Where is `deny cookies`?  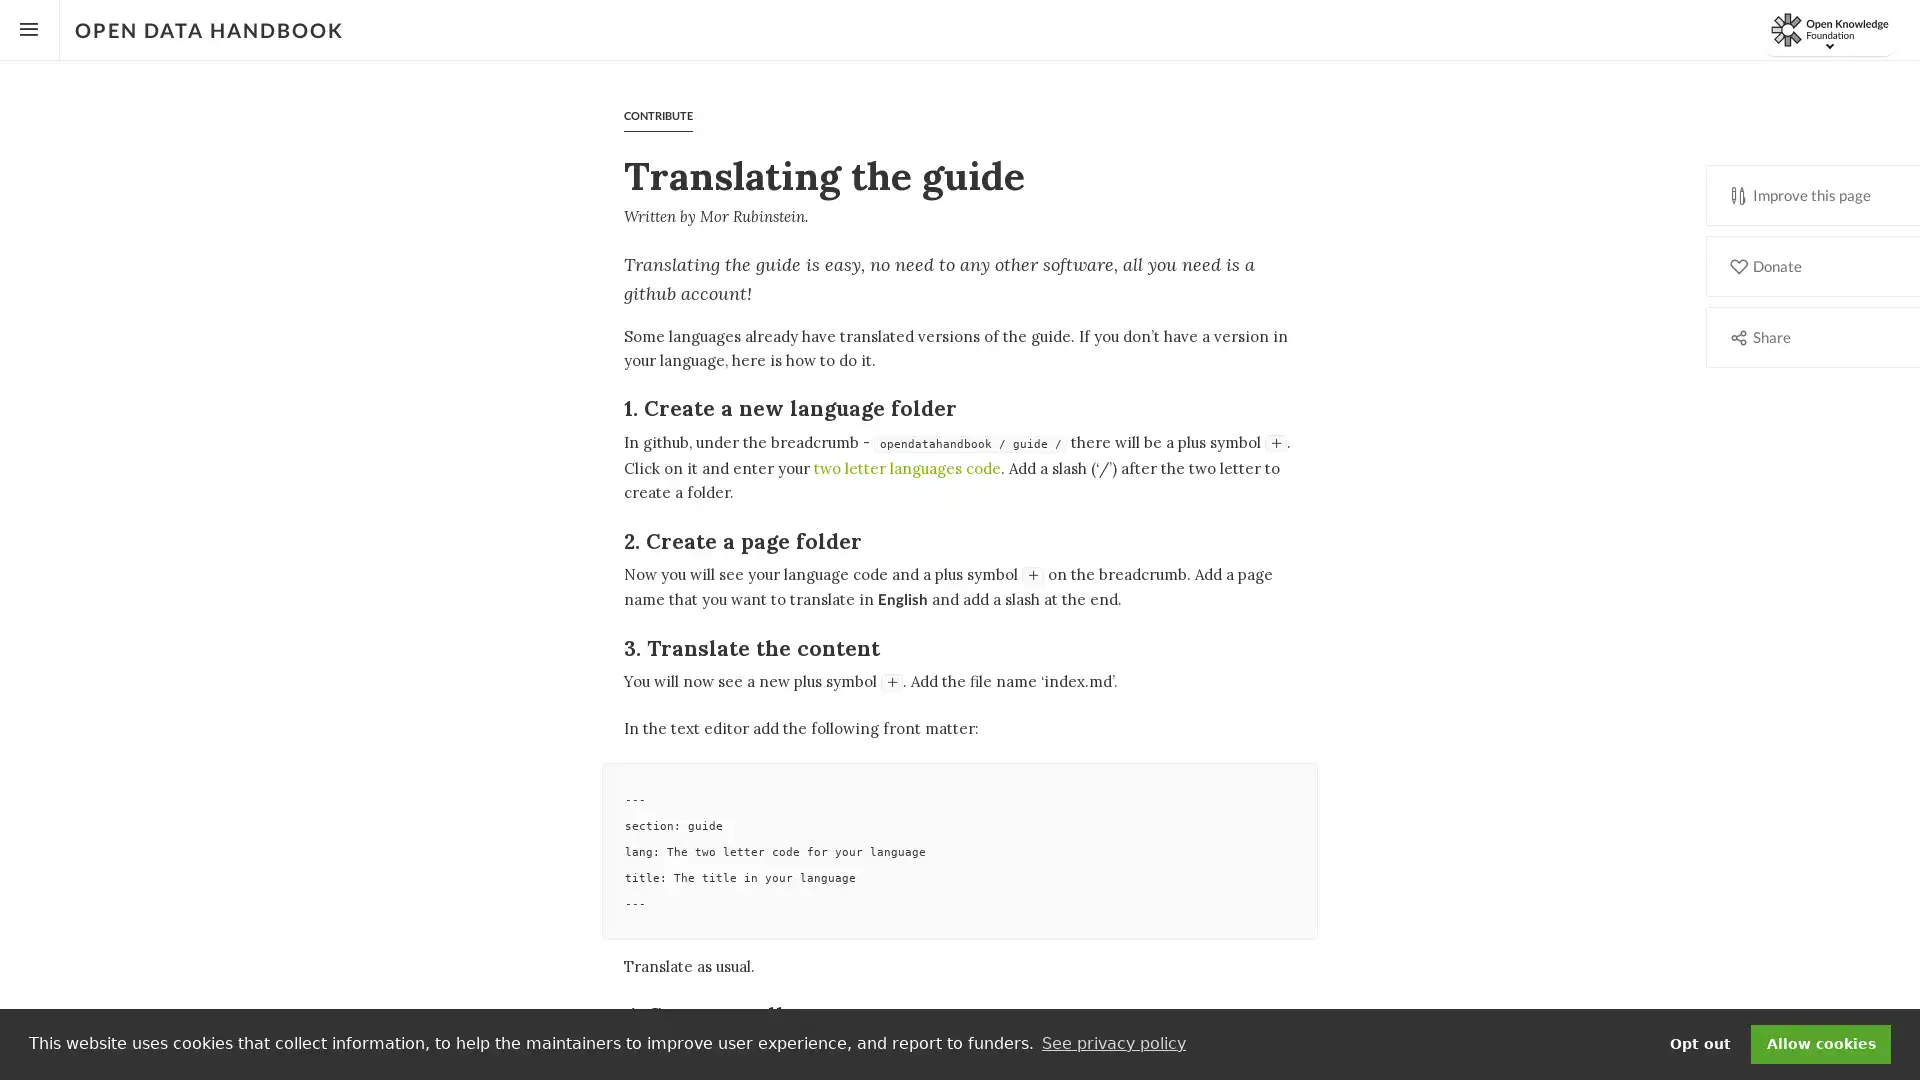 deny cookies is located at coordinates (1698, 1043).